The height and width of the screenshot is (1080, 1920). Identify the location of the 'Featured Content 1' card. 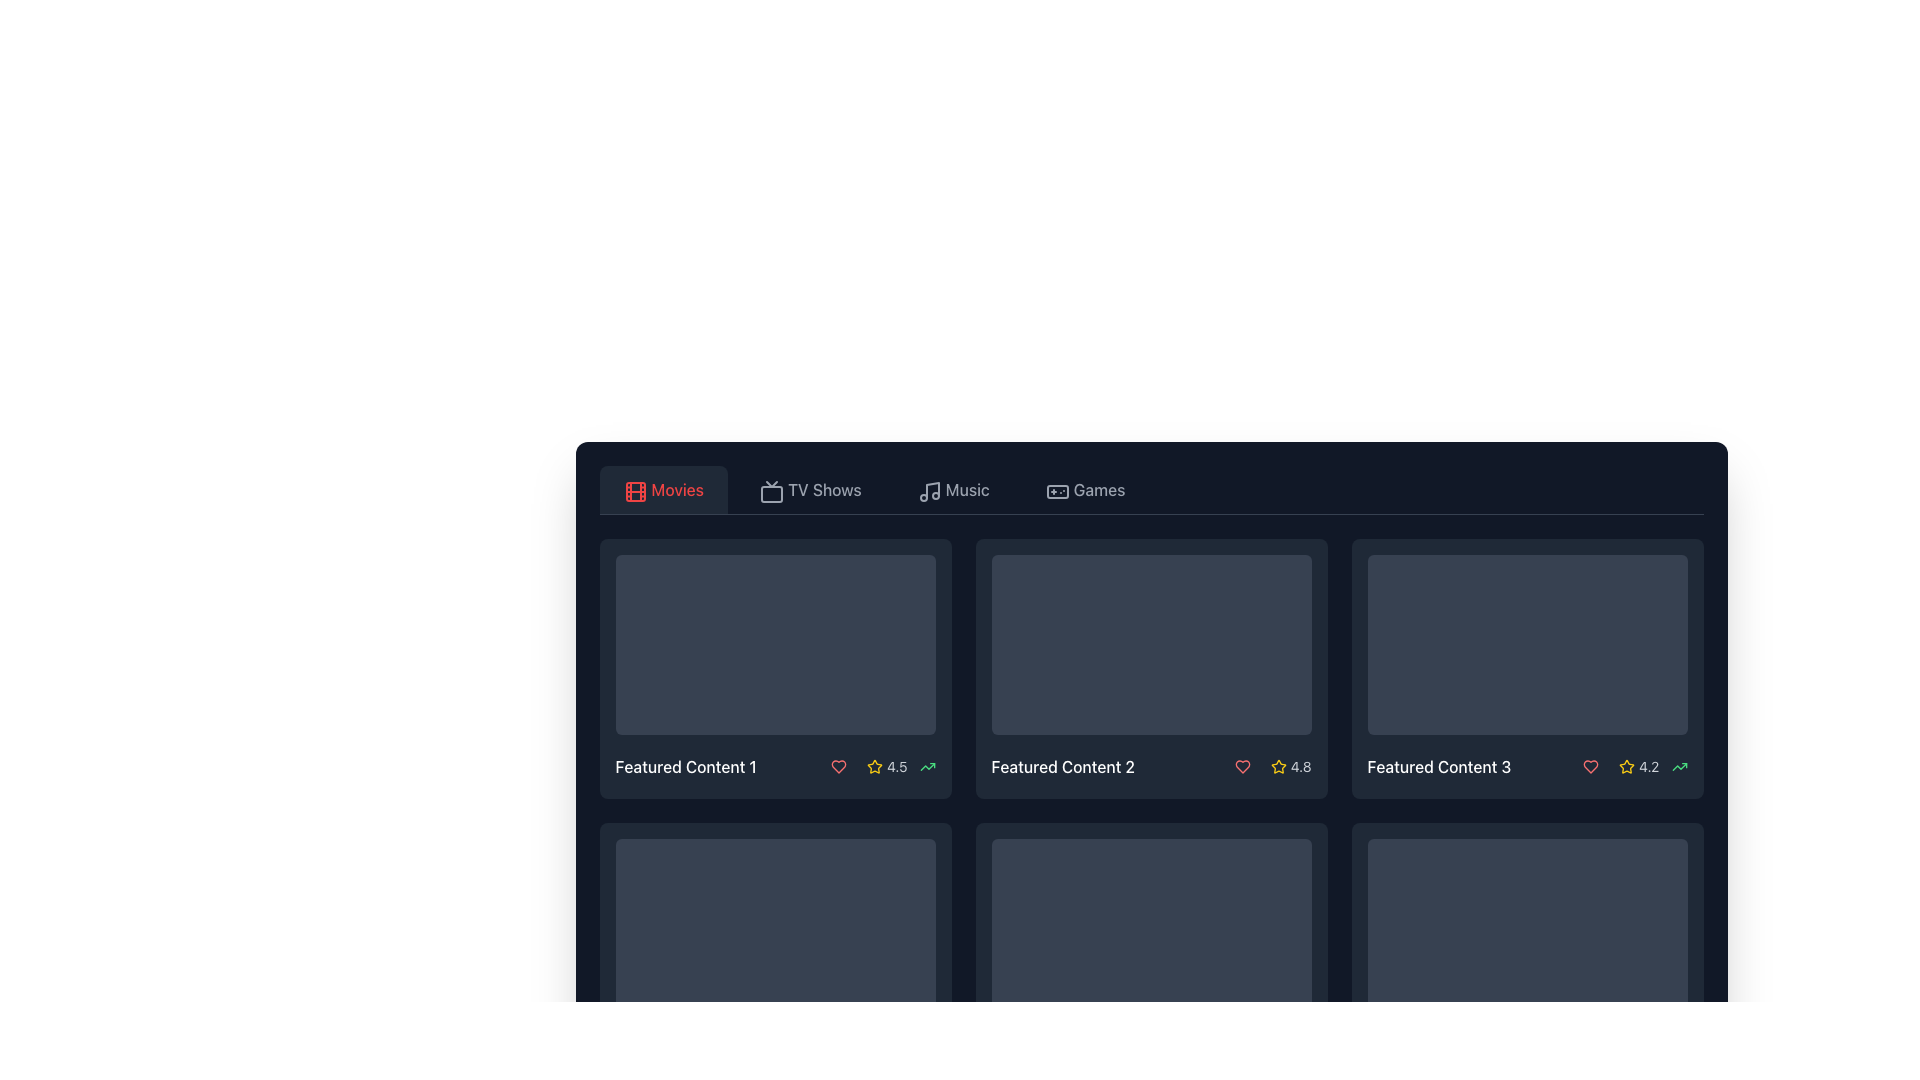
(774, 668).